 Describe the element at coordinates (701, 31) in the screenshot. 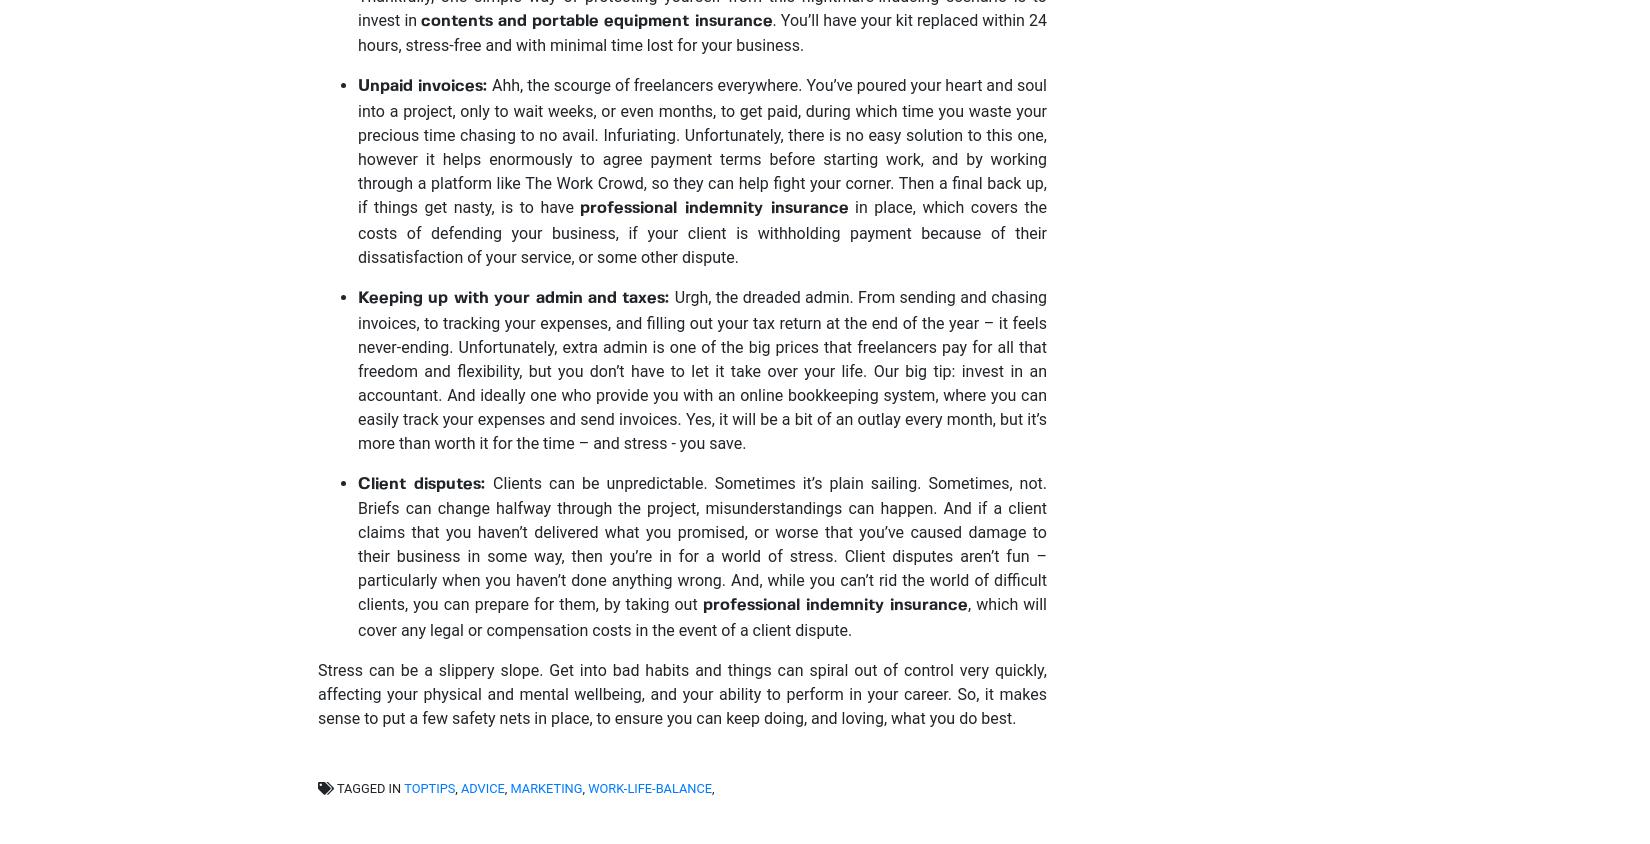

I see `'. You’ll have your kit replaced within 24 hours, stress-free and with minimal time lost for your business.'` at that location.